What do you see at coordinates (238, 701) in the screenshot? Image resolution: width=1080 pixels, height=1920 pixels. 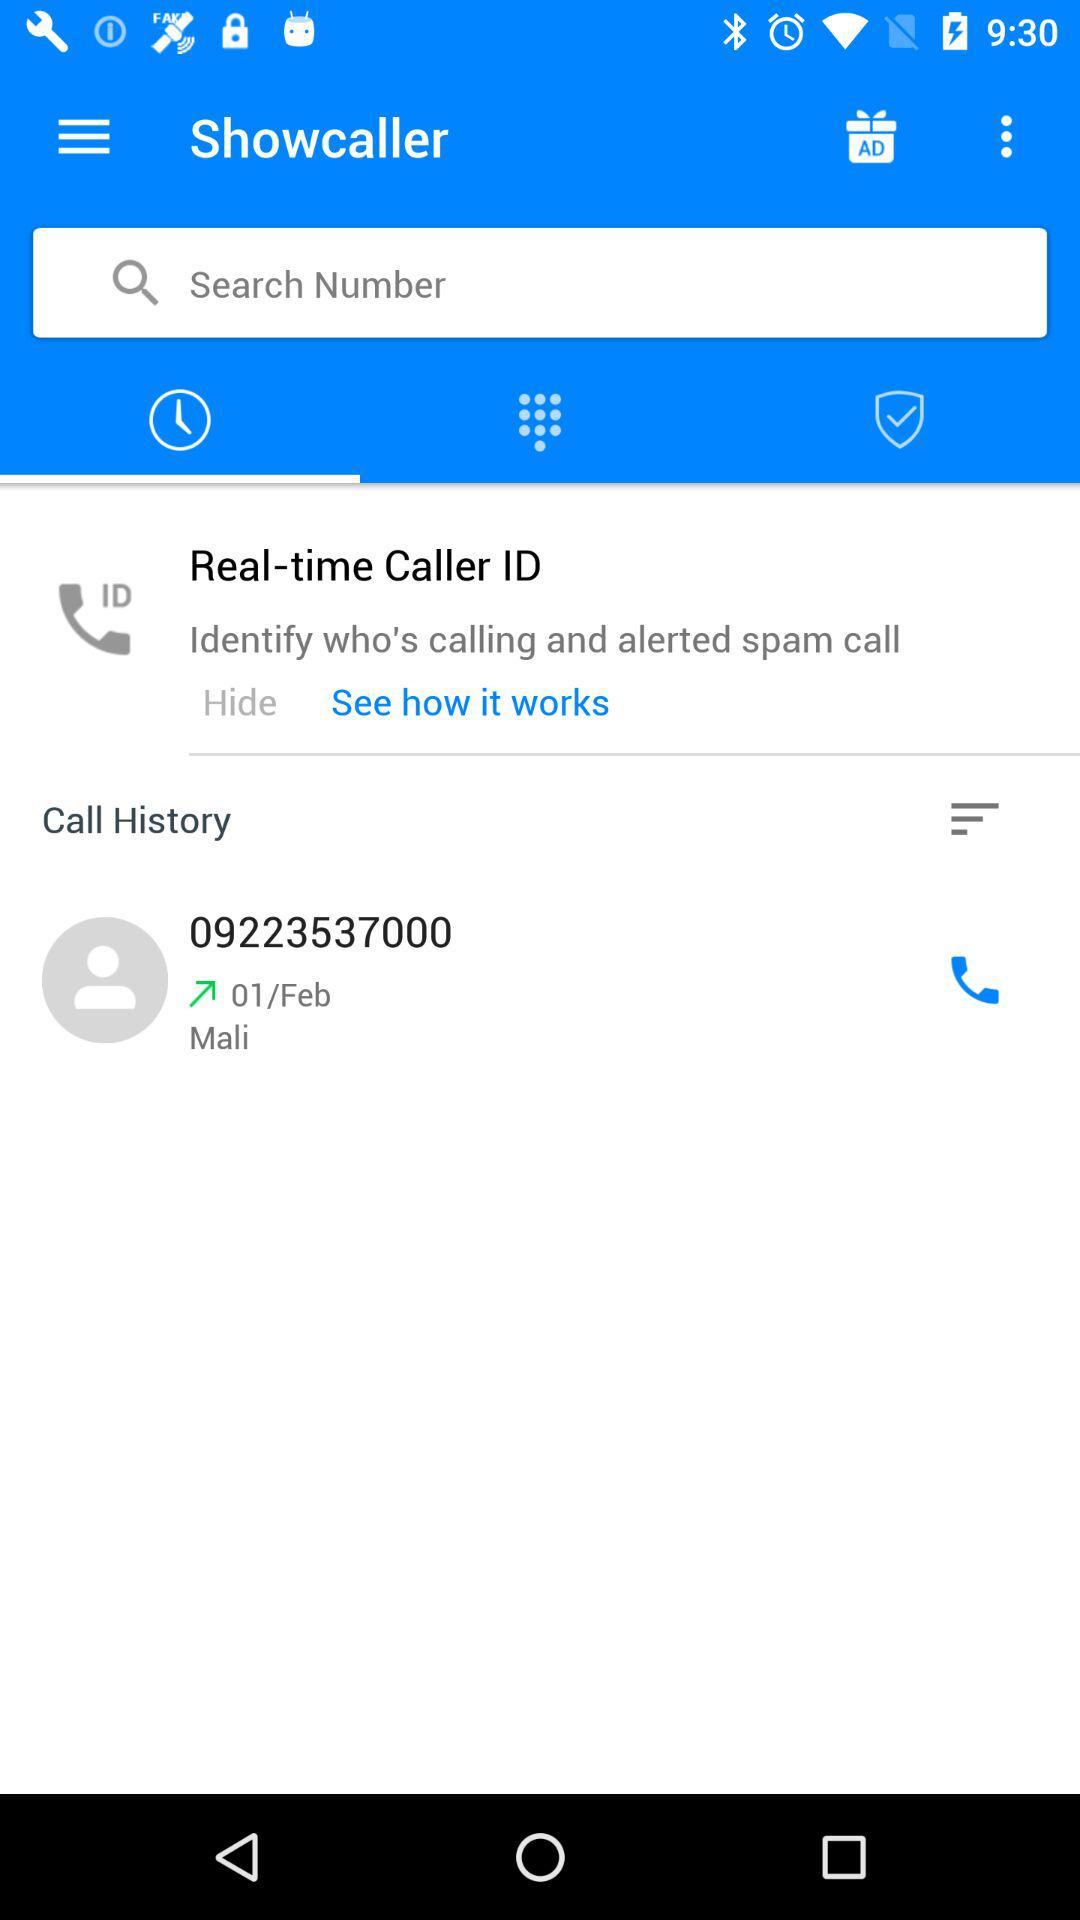 I see `icon below the identify who s icon` at bounding box center [238, 701].